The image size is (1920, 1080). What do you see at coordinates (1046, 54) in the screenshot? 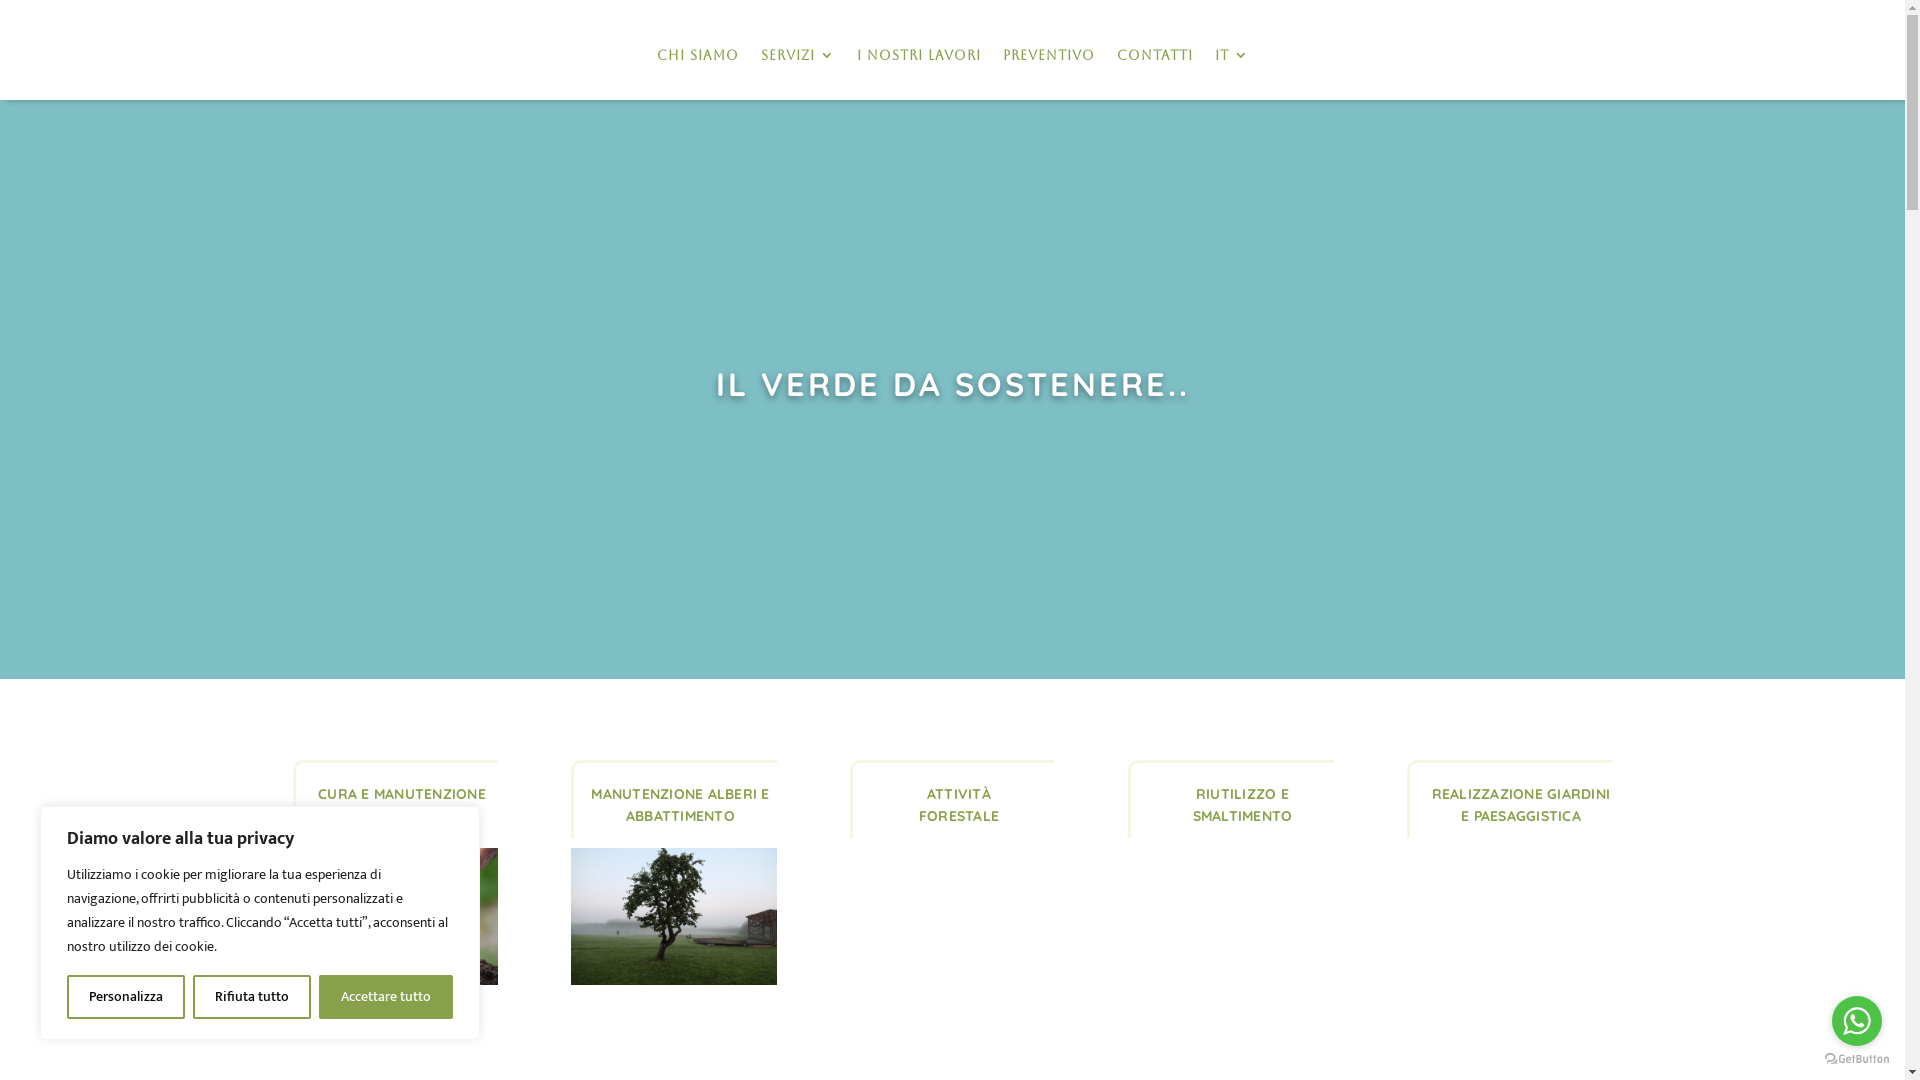
I see `'PREVENTIVO'` at bounding box center [1046, 54].